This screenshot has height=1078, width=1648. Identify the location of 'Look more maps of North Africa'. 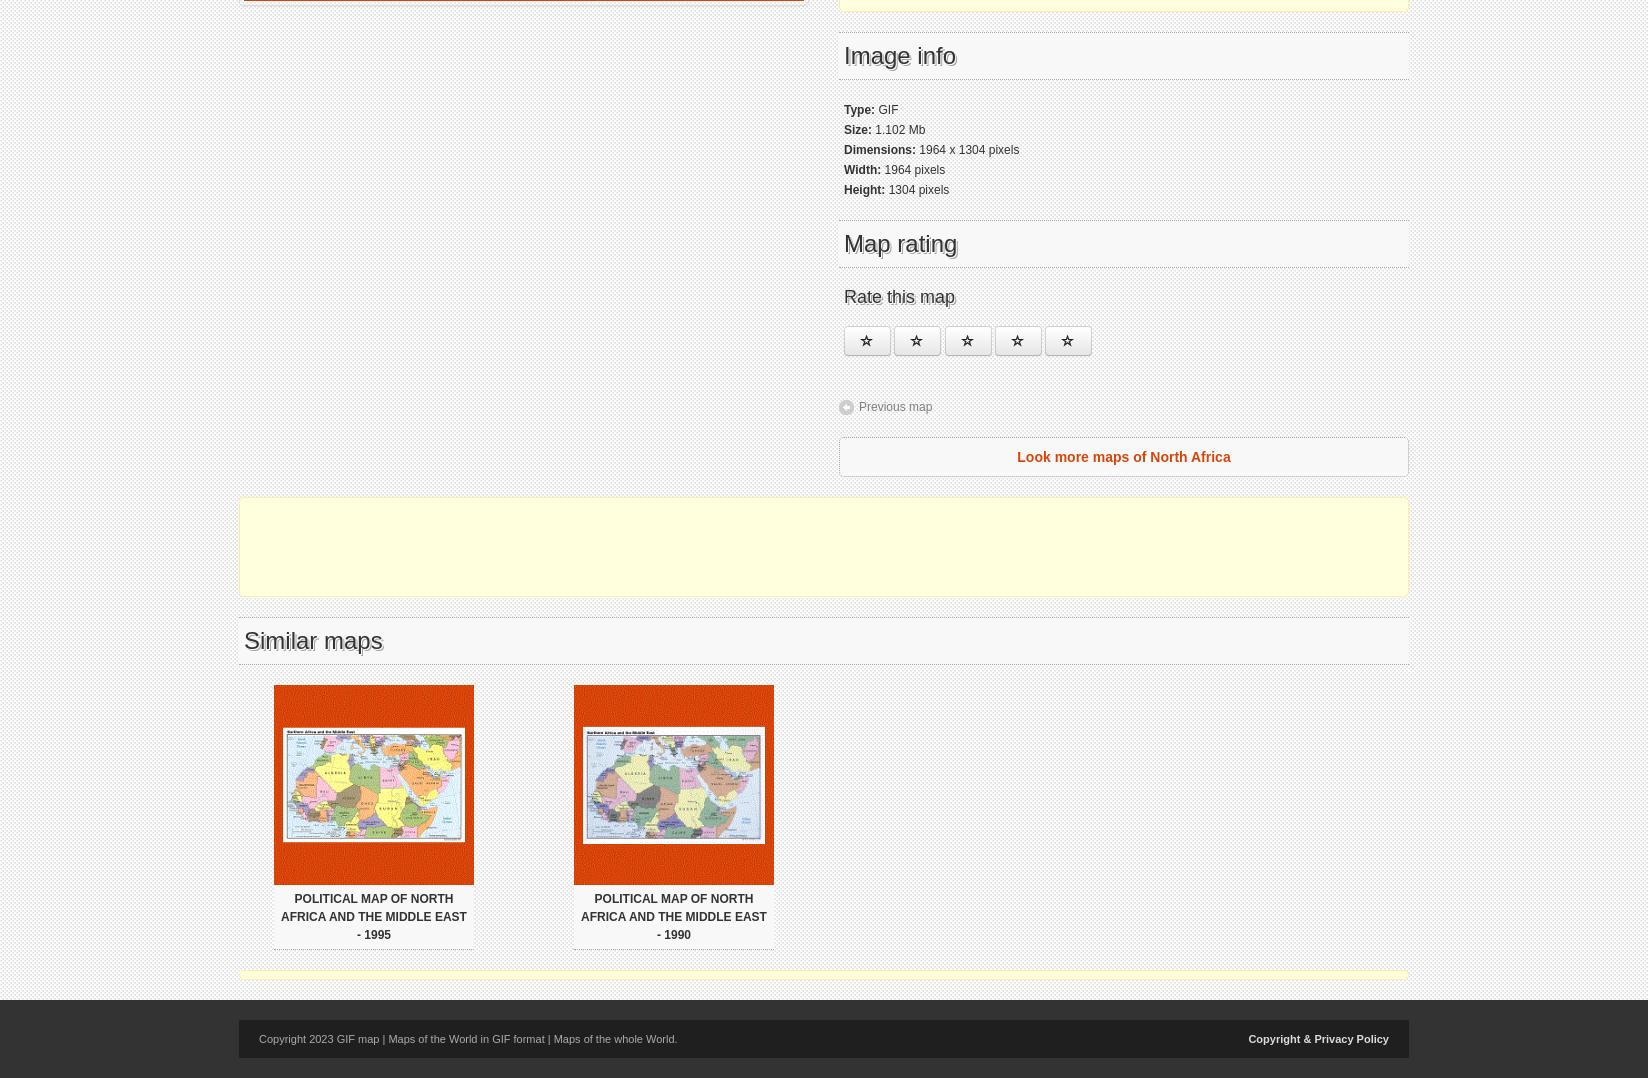
(1122, 456).